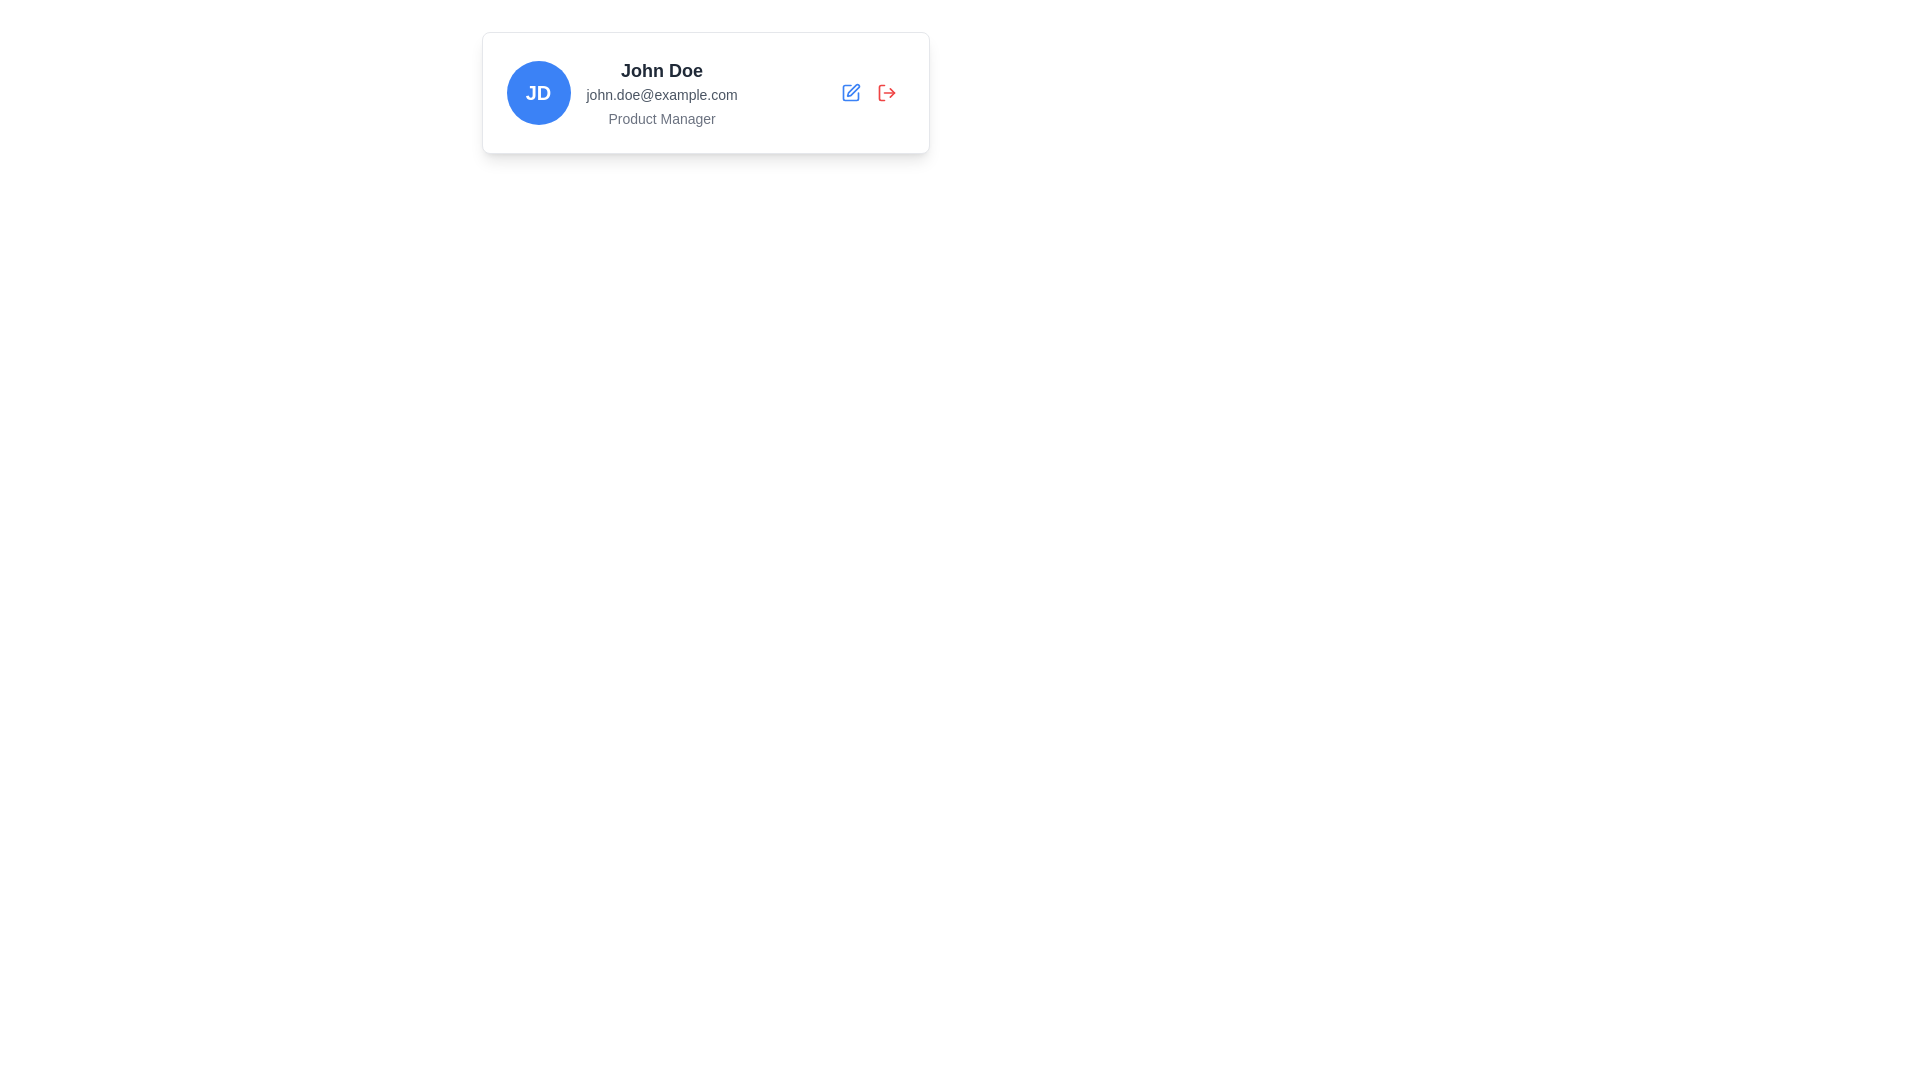  Describe the element at coordinates (885, 92) in the screenshot. I see `the logout button located in the top-right corner of the profile card, which is the second interactive item next to the 'Edit Profile' button, to initiate logout` at that location.